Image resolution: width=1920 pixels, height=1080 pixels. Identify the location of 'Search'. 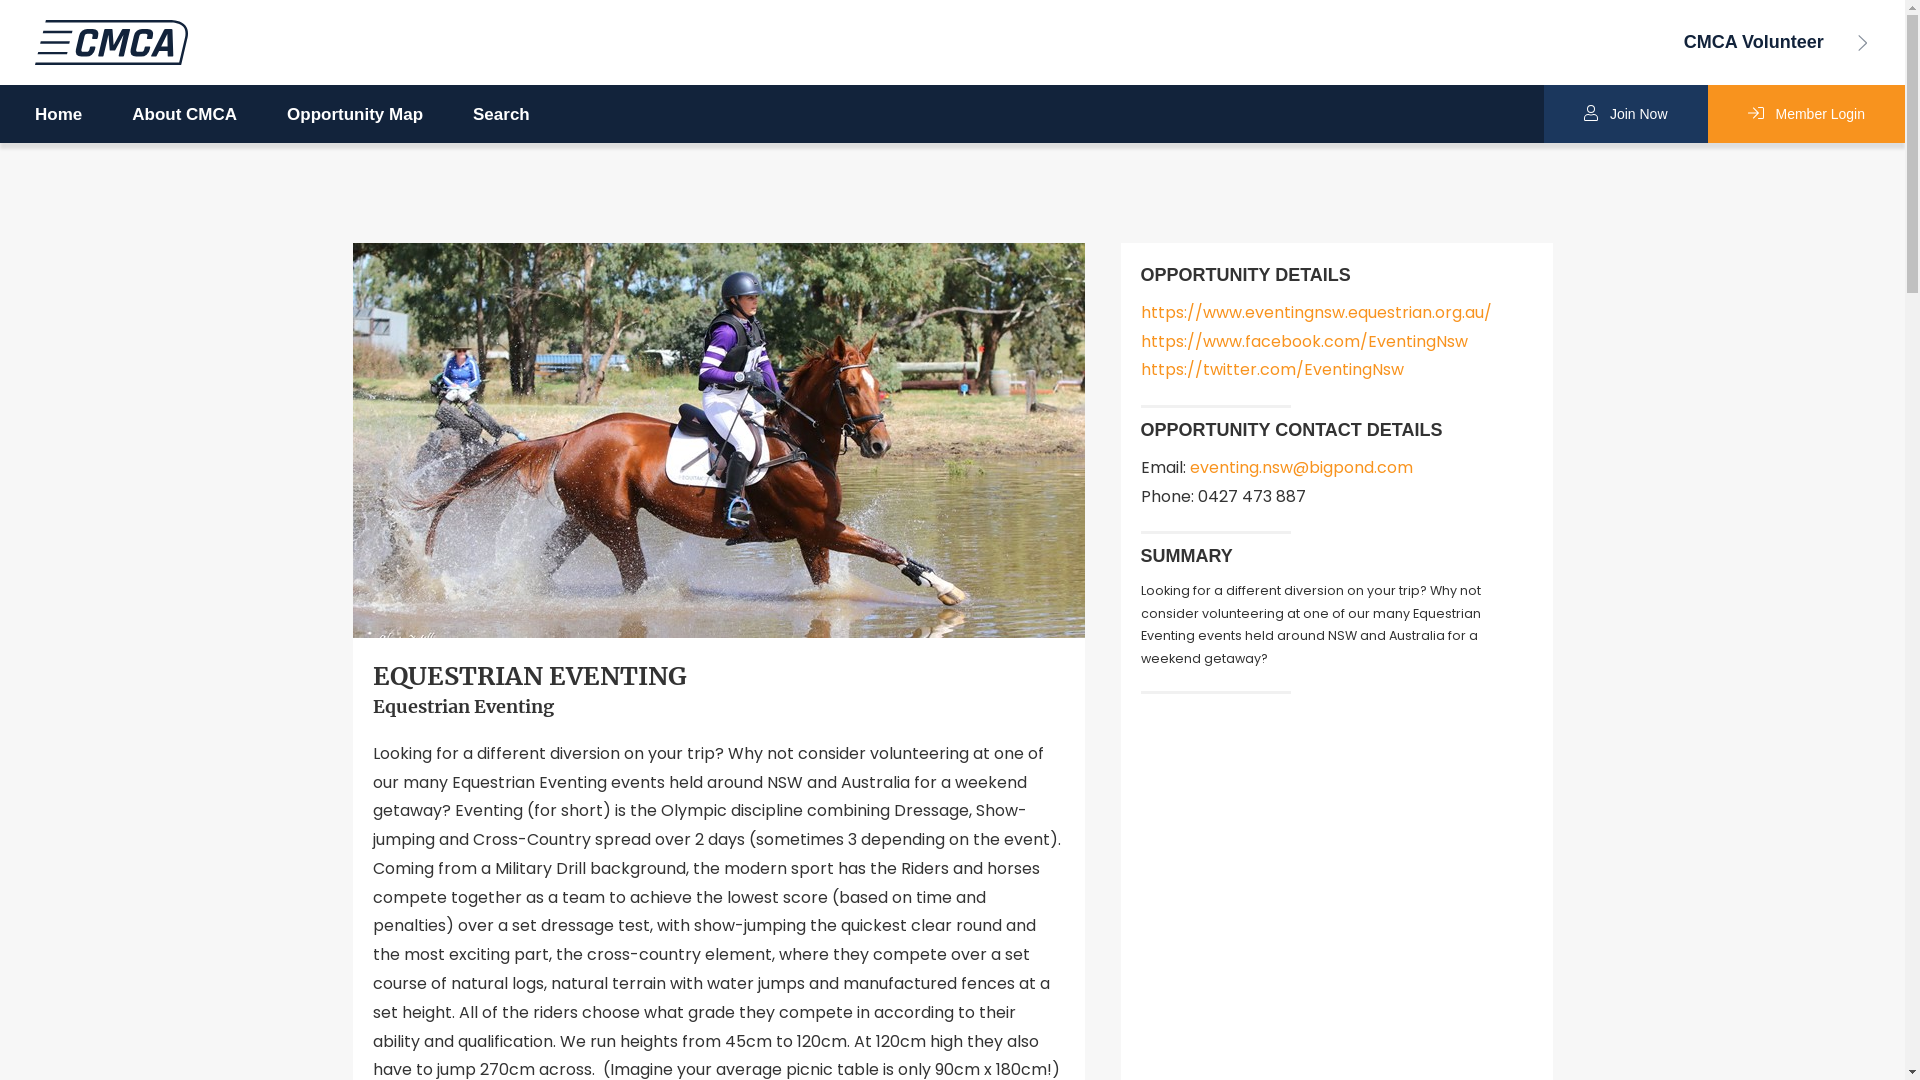
(501, 115).